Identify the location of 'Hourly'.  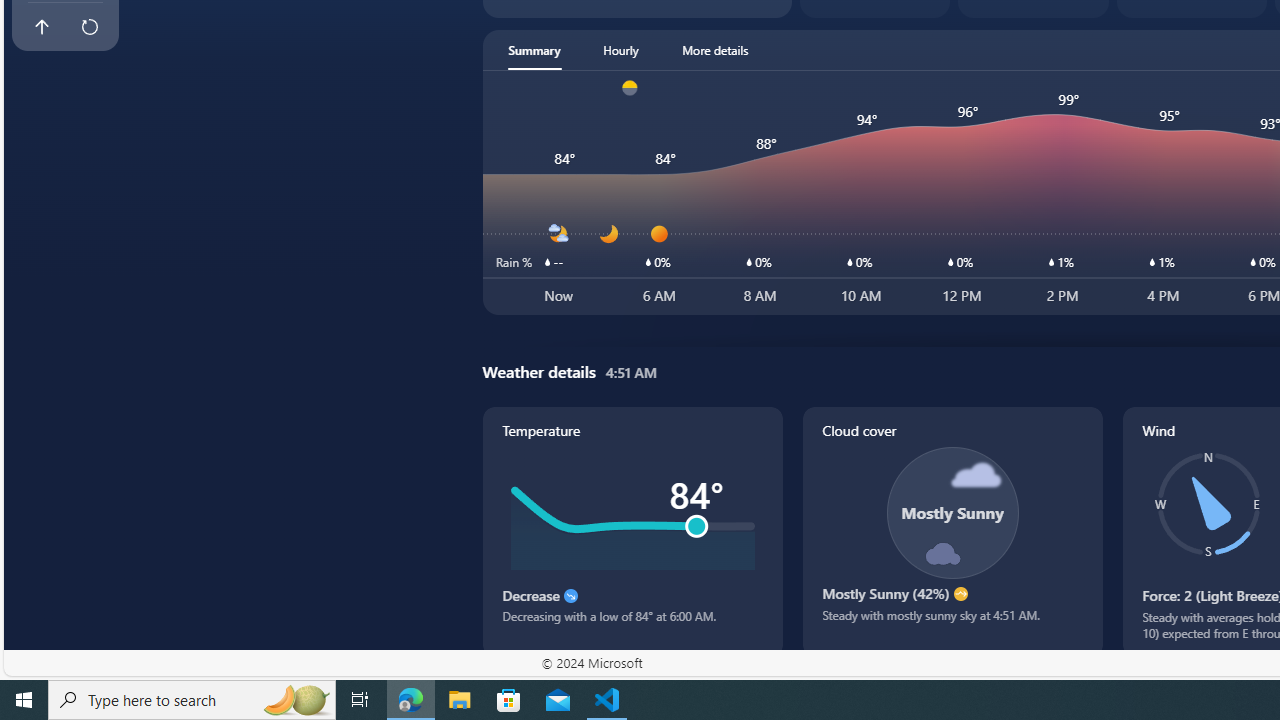
(619, 49).